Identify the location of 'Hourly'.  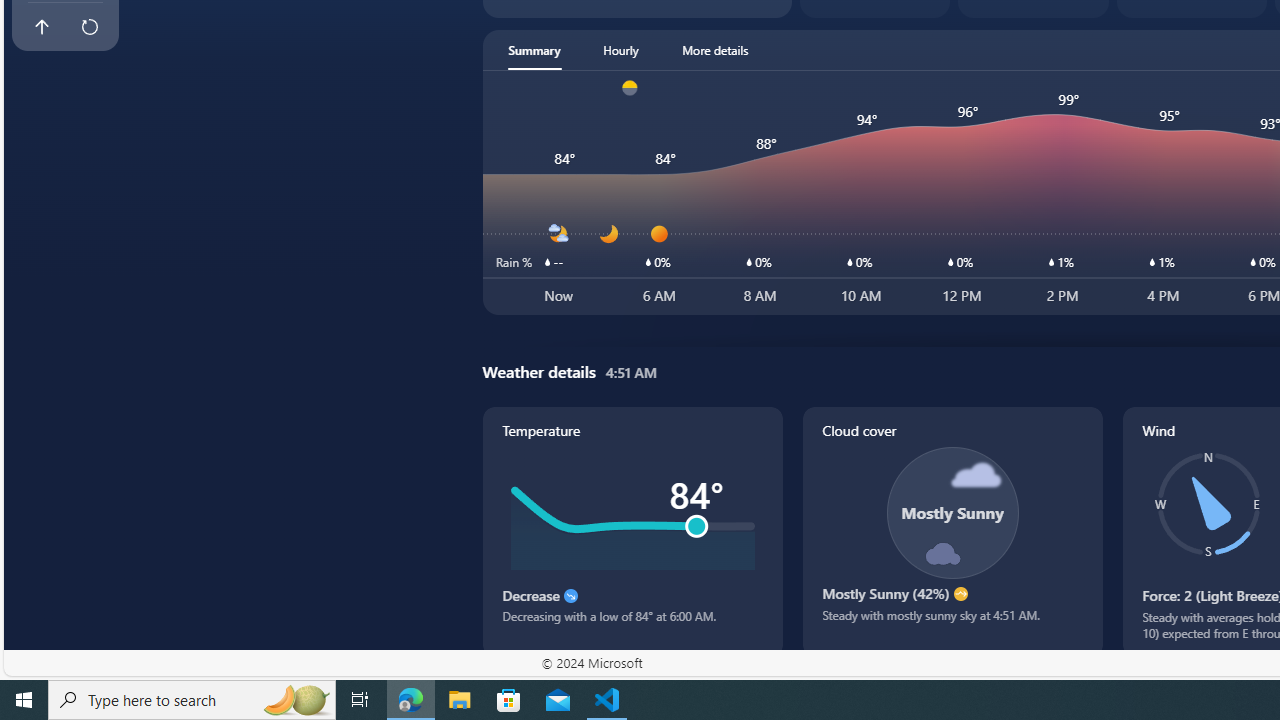
(619, 49).